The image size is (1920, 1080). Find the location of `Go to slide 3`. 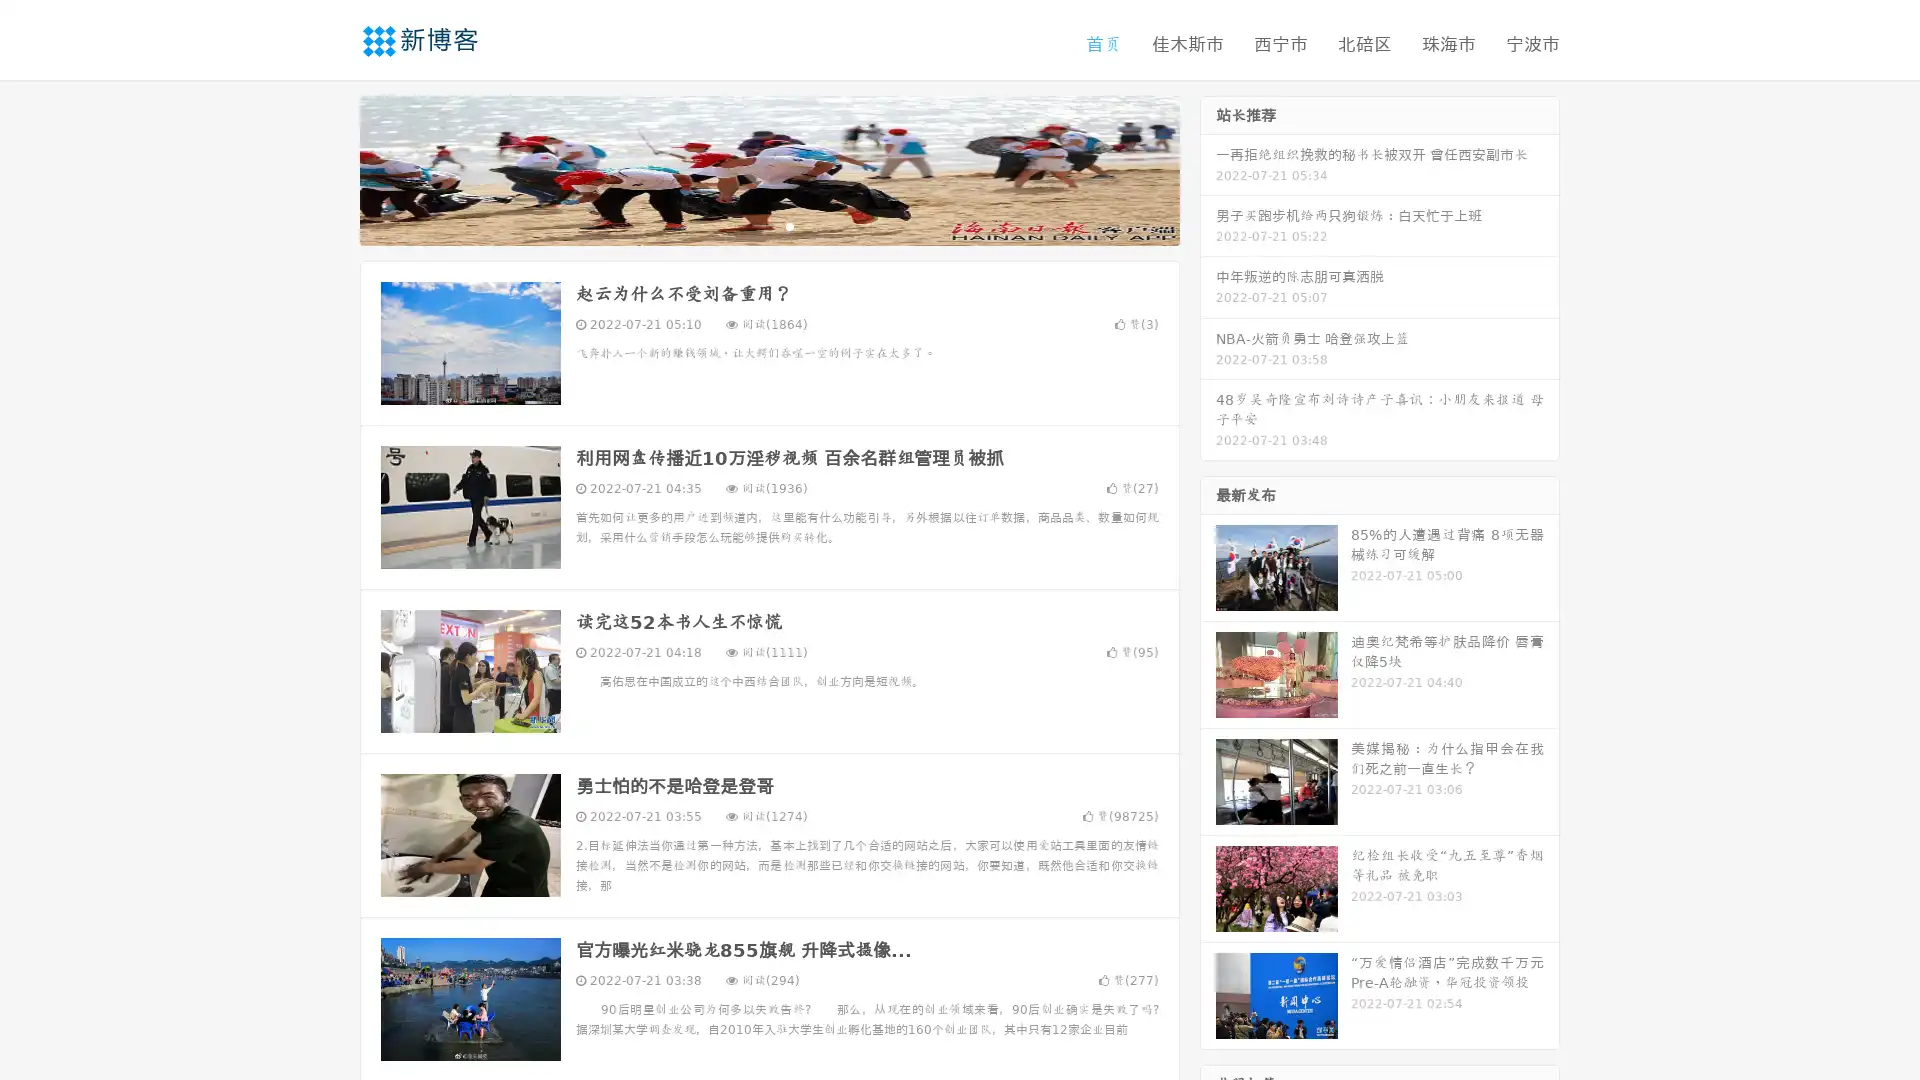

Go to slide 3 is located at coordinates (789, 225).